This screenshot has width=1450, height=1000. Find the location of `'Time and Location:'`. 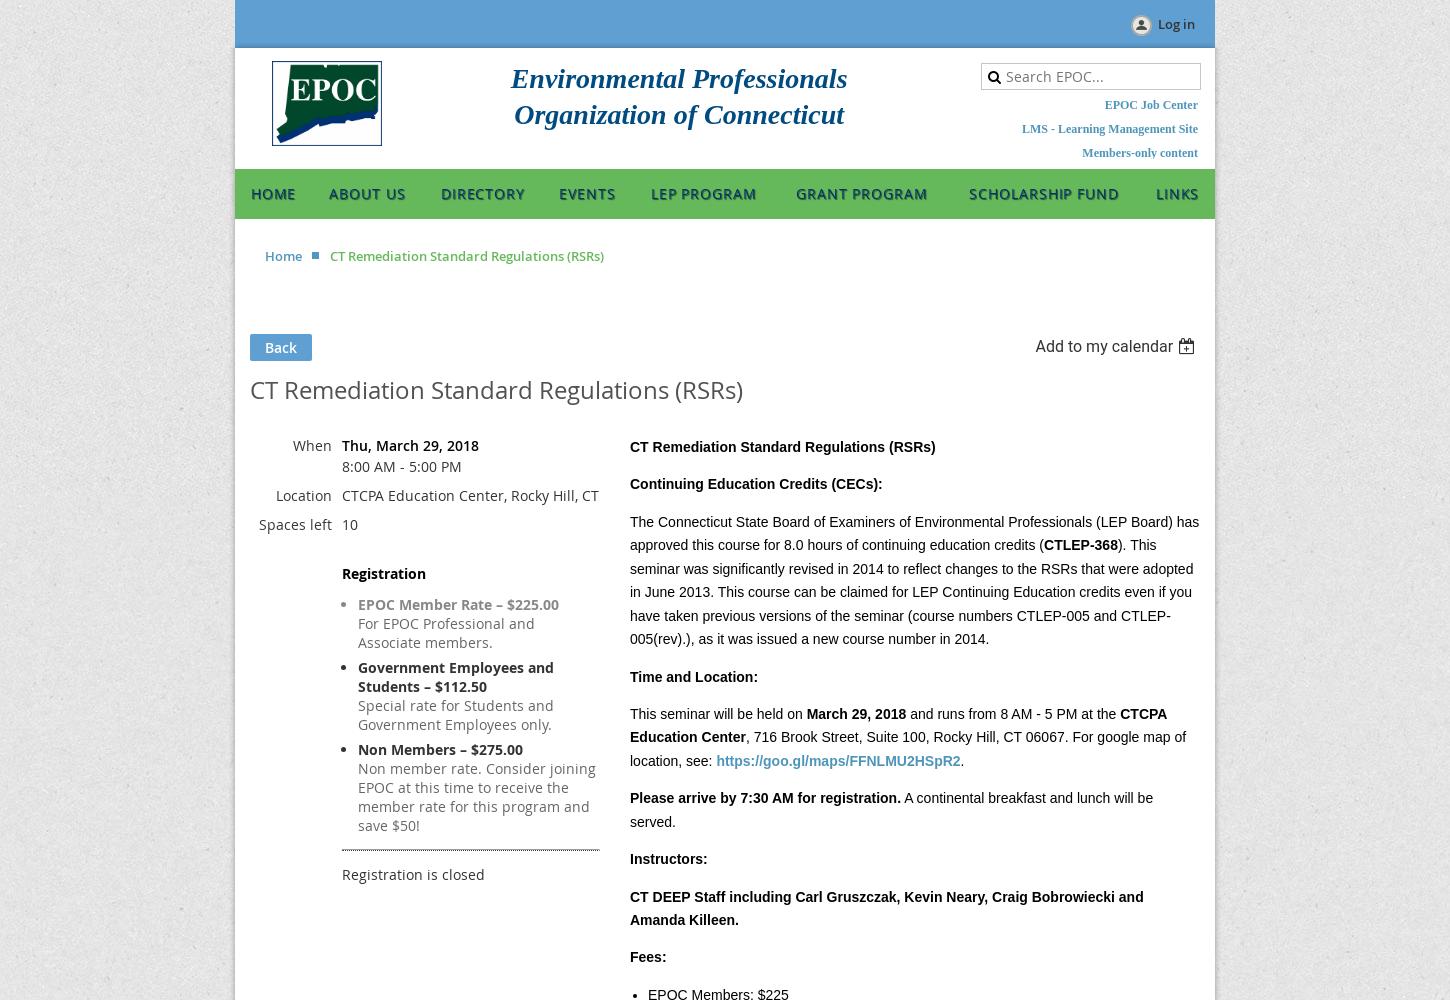

'Time and Location:' is located at coordinates (629, 676).